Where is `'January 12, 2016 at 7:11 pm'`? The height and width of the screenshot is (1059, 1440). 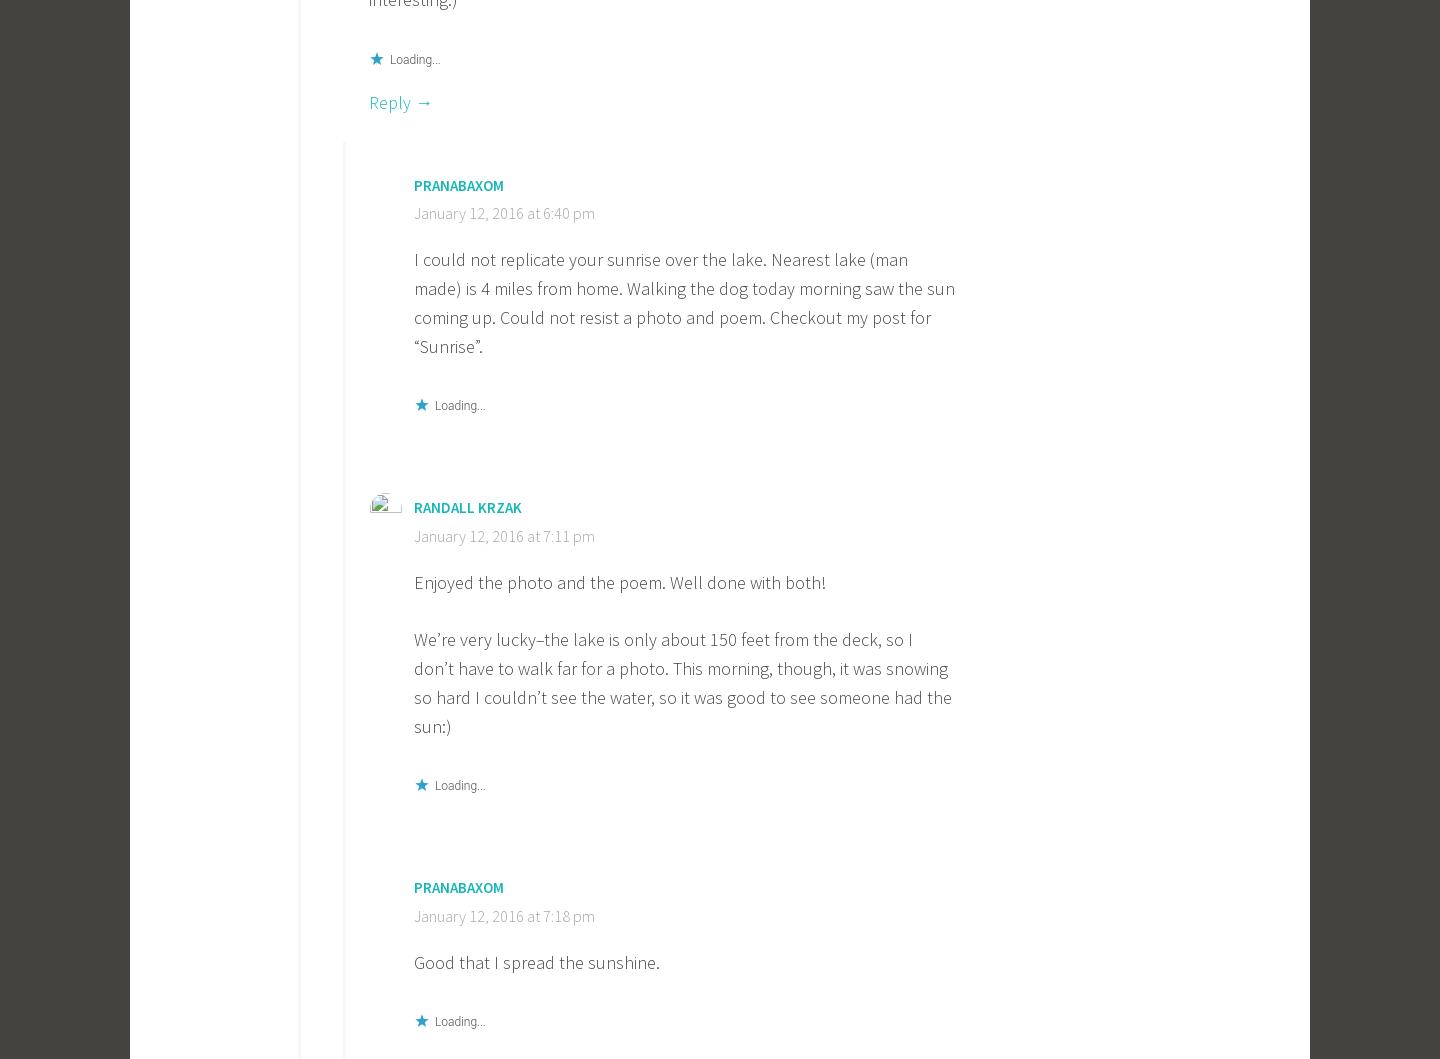
'January 12, 2016 at 7:11 pm' is located at coordinates (412, 534).